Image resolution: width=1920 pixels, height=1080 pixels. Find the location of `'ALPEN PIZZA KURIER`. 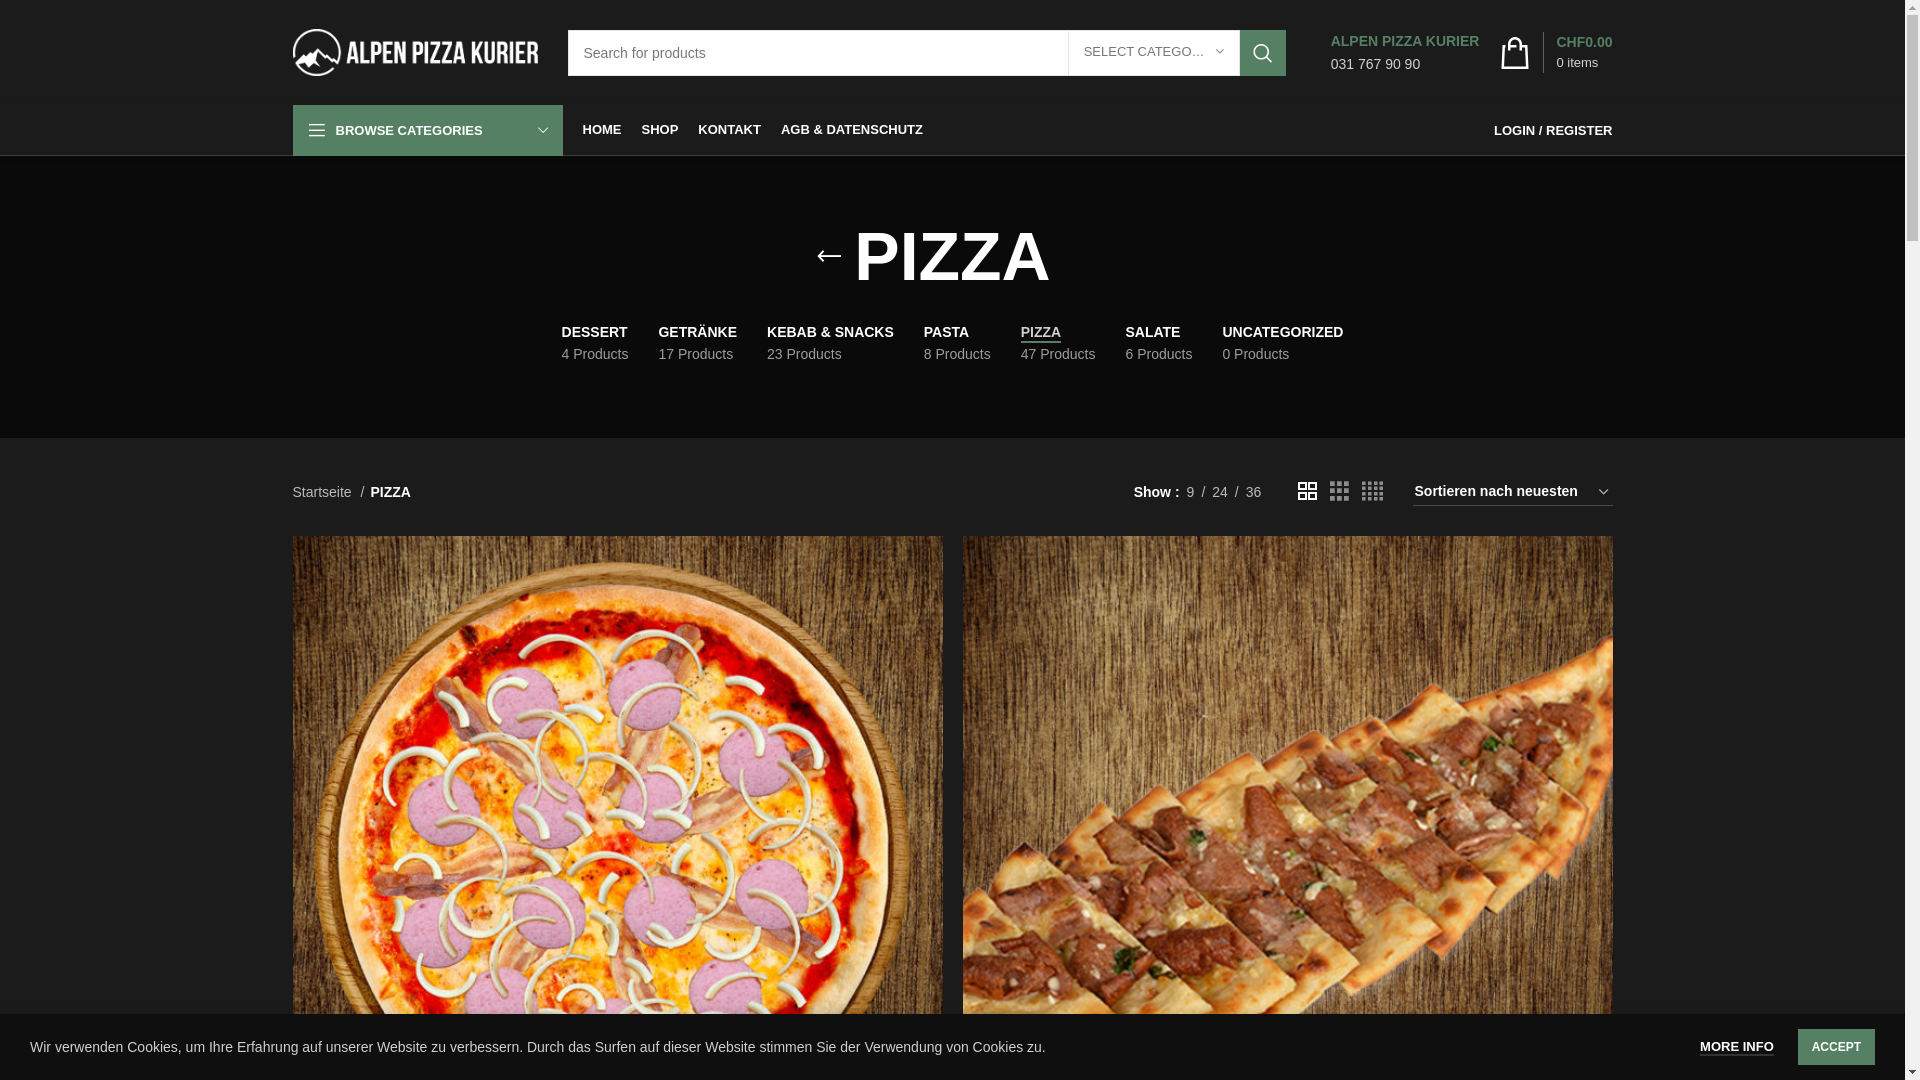

'ALPEN PIZZA KURIER is located at coordinates (1404, 51).